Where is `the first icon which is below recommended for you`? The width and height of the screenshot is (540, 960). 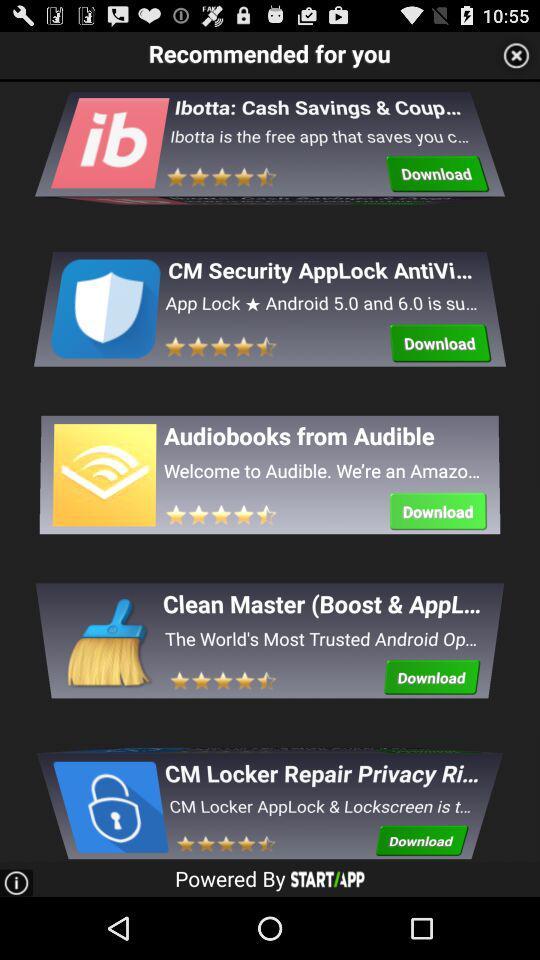
the first icon which is below recommended for you is located at coordinates (109, 156).